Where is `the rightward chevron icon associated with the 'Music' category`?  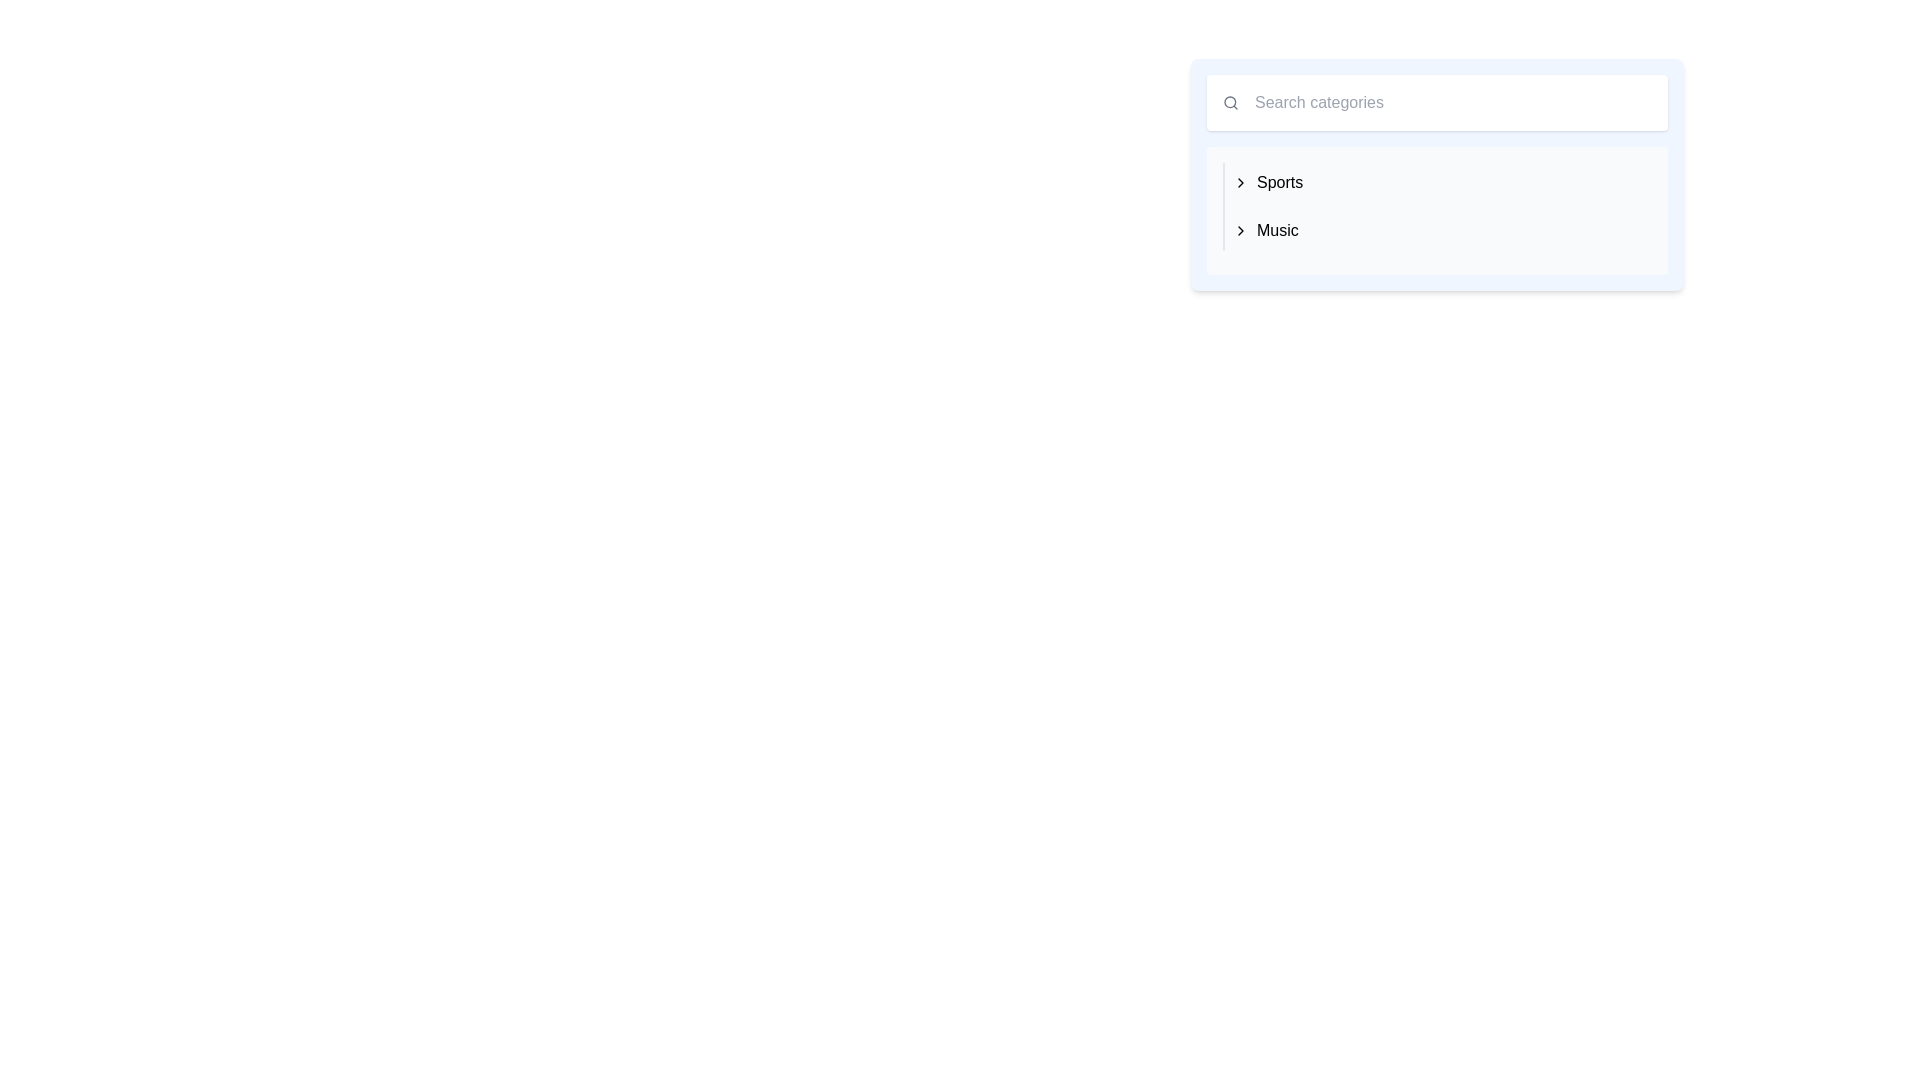 the rightward chevron icon associated with the 'Music' category is located at coordinates (1240, 230).